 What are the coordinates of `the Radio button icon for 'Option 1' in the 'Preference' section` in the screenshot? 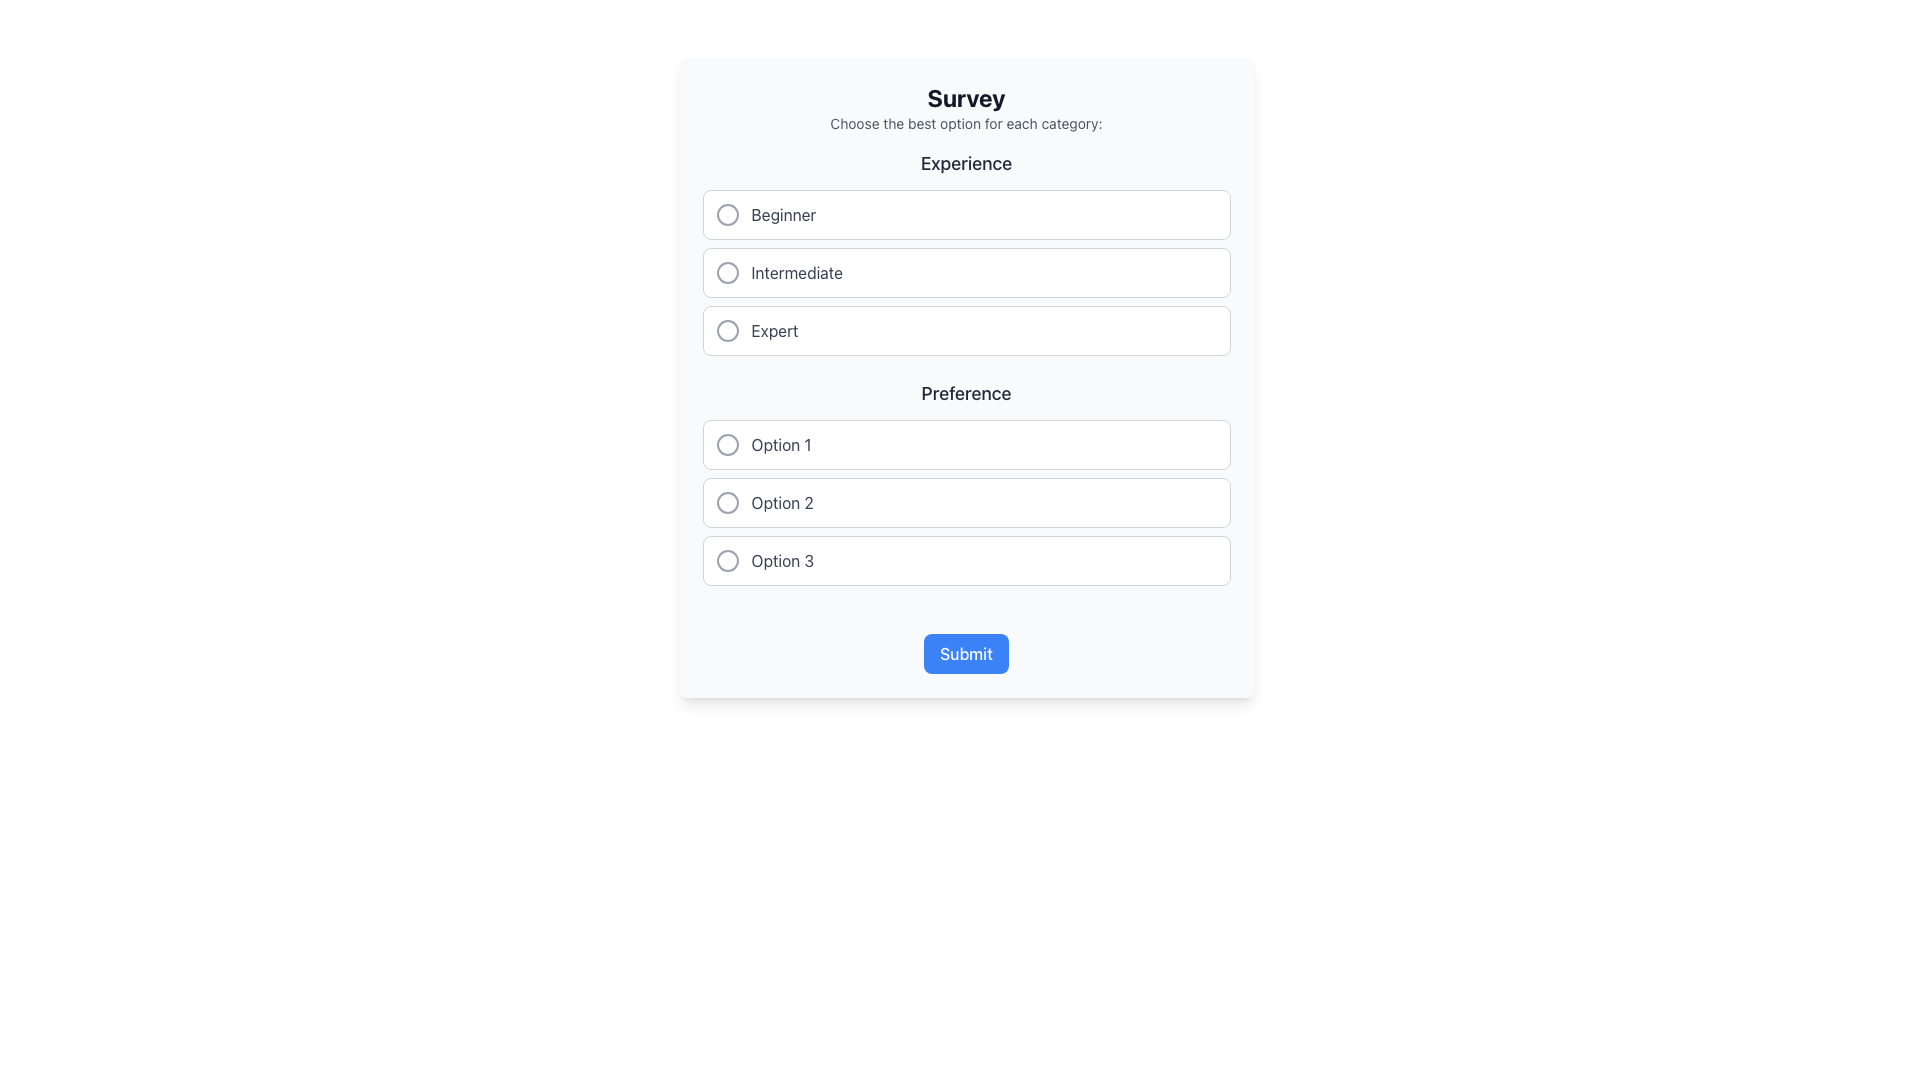 It's located at (726, 443).